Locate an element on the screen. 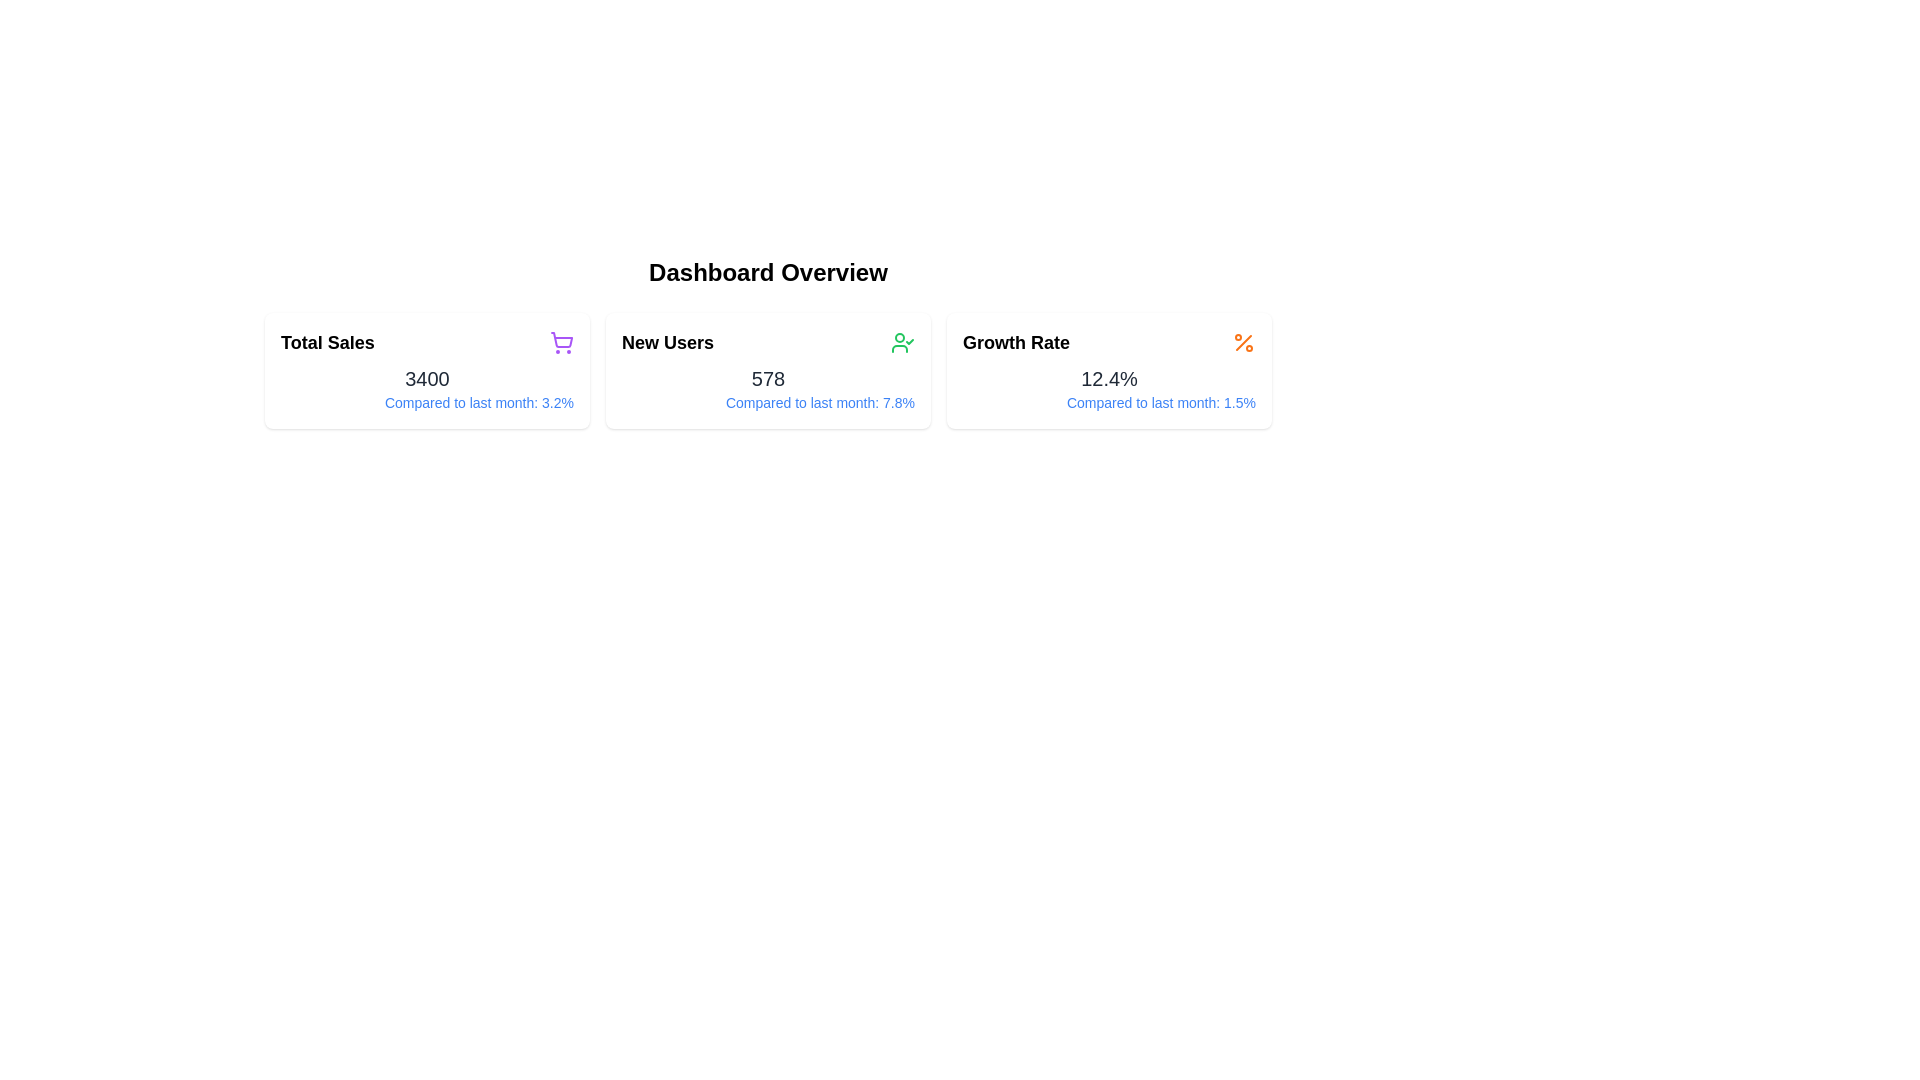 The width and height of the screenshot is (1920, 1080). the static text element displaying the growth rate percentage, which is located within the 'Growth Rate' card on the dashboard, positioned below the title 'Growth Rate' is located at coordinates (1108, 378).